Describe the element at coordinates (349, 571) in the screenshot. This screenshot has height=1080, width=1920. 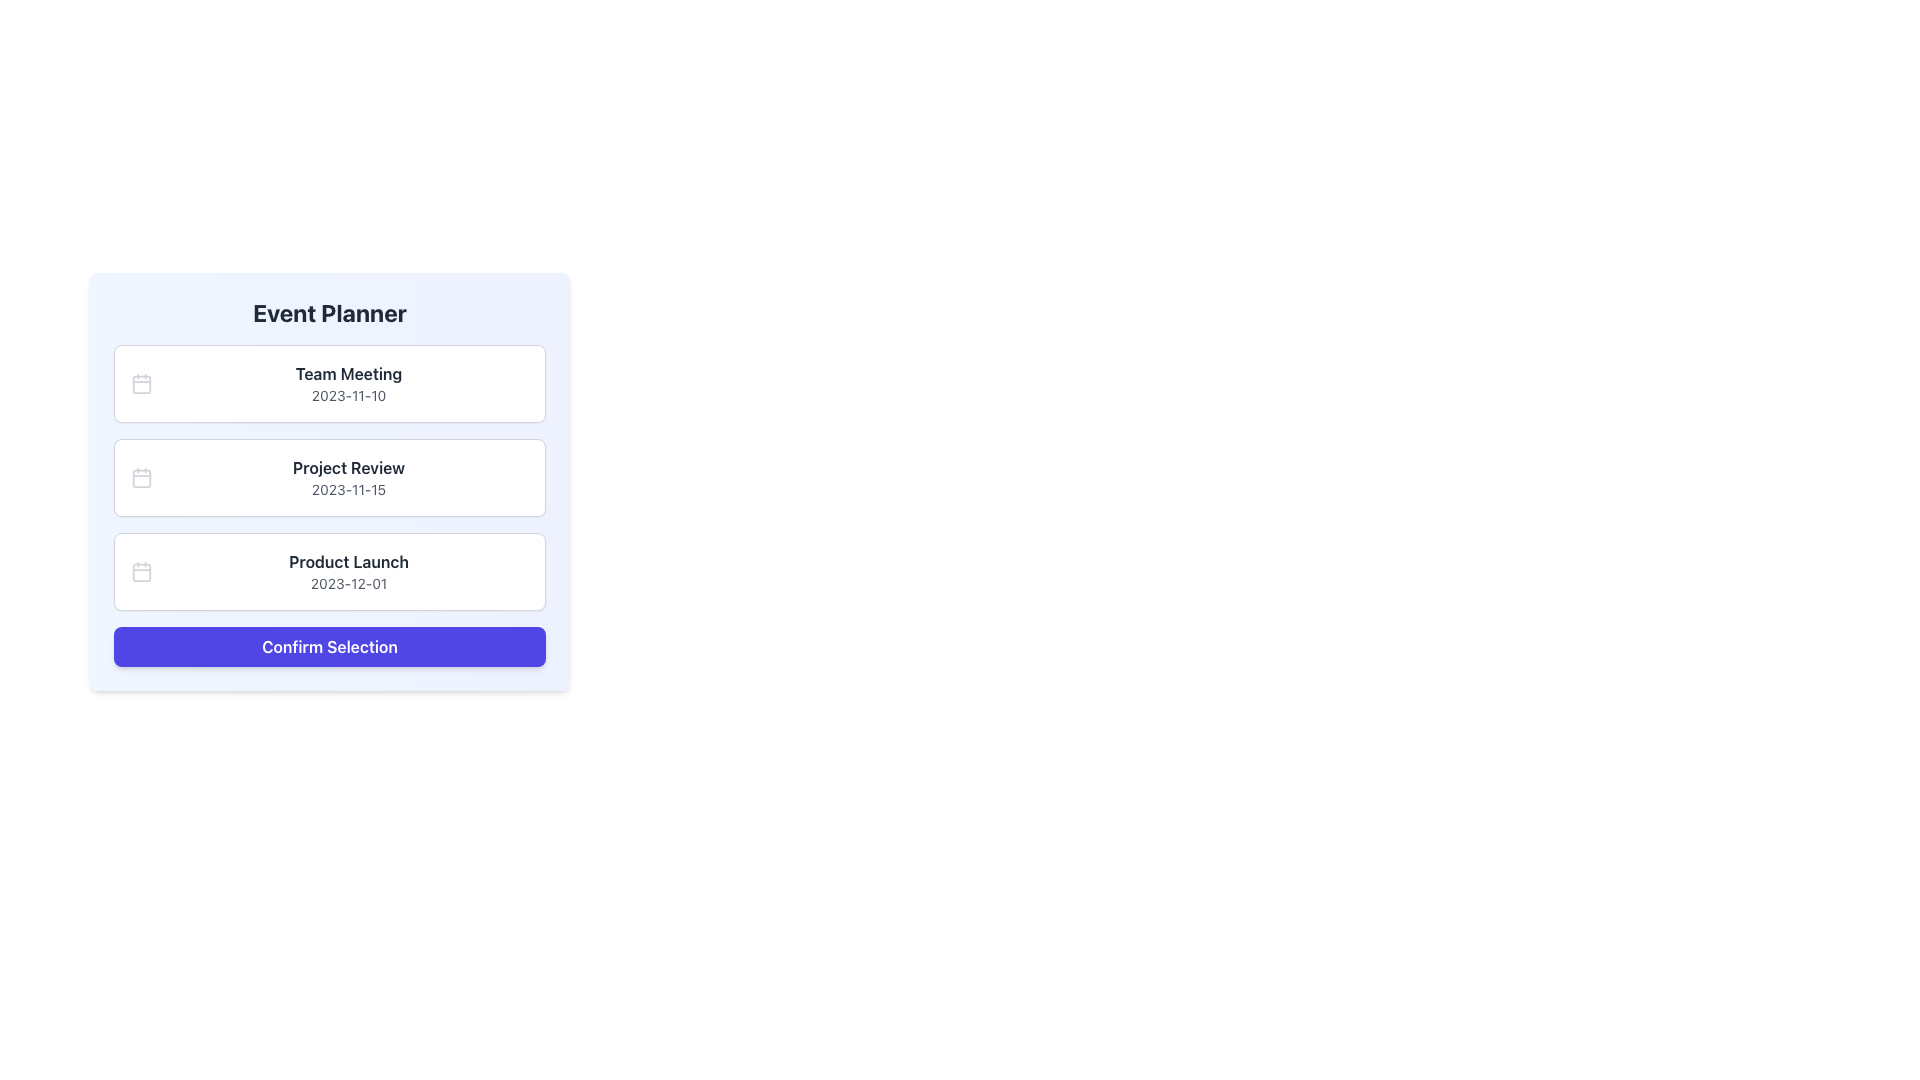
I see `the Information Display Block that shows the event titled 'Product Launch' with the date '2023-12-01' in the Event Planner section` at that location.